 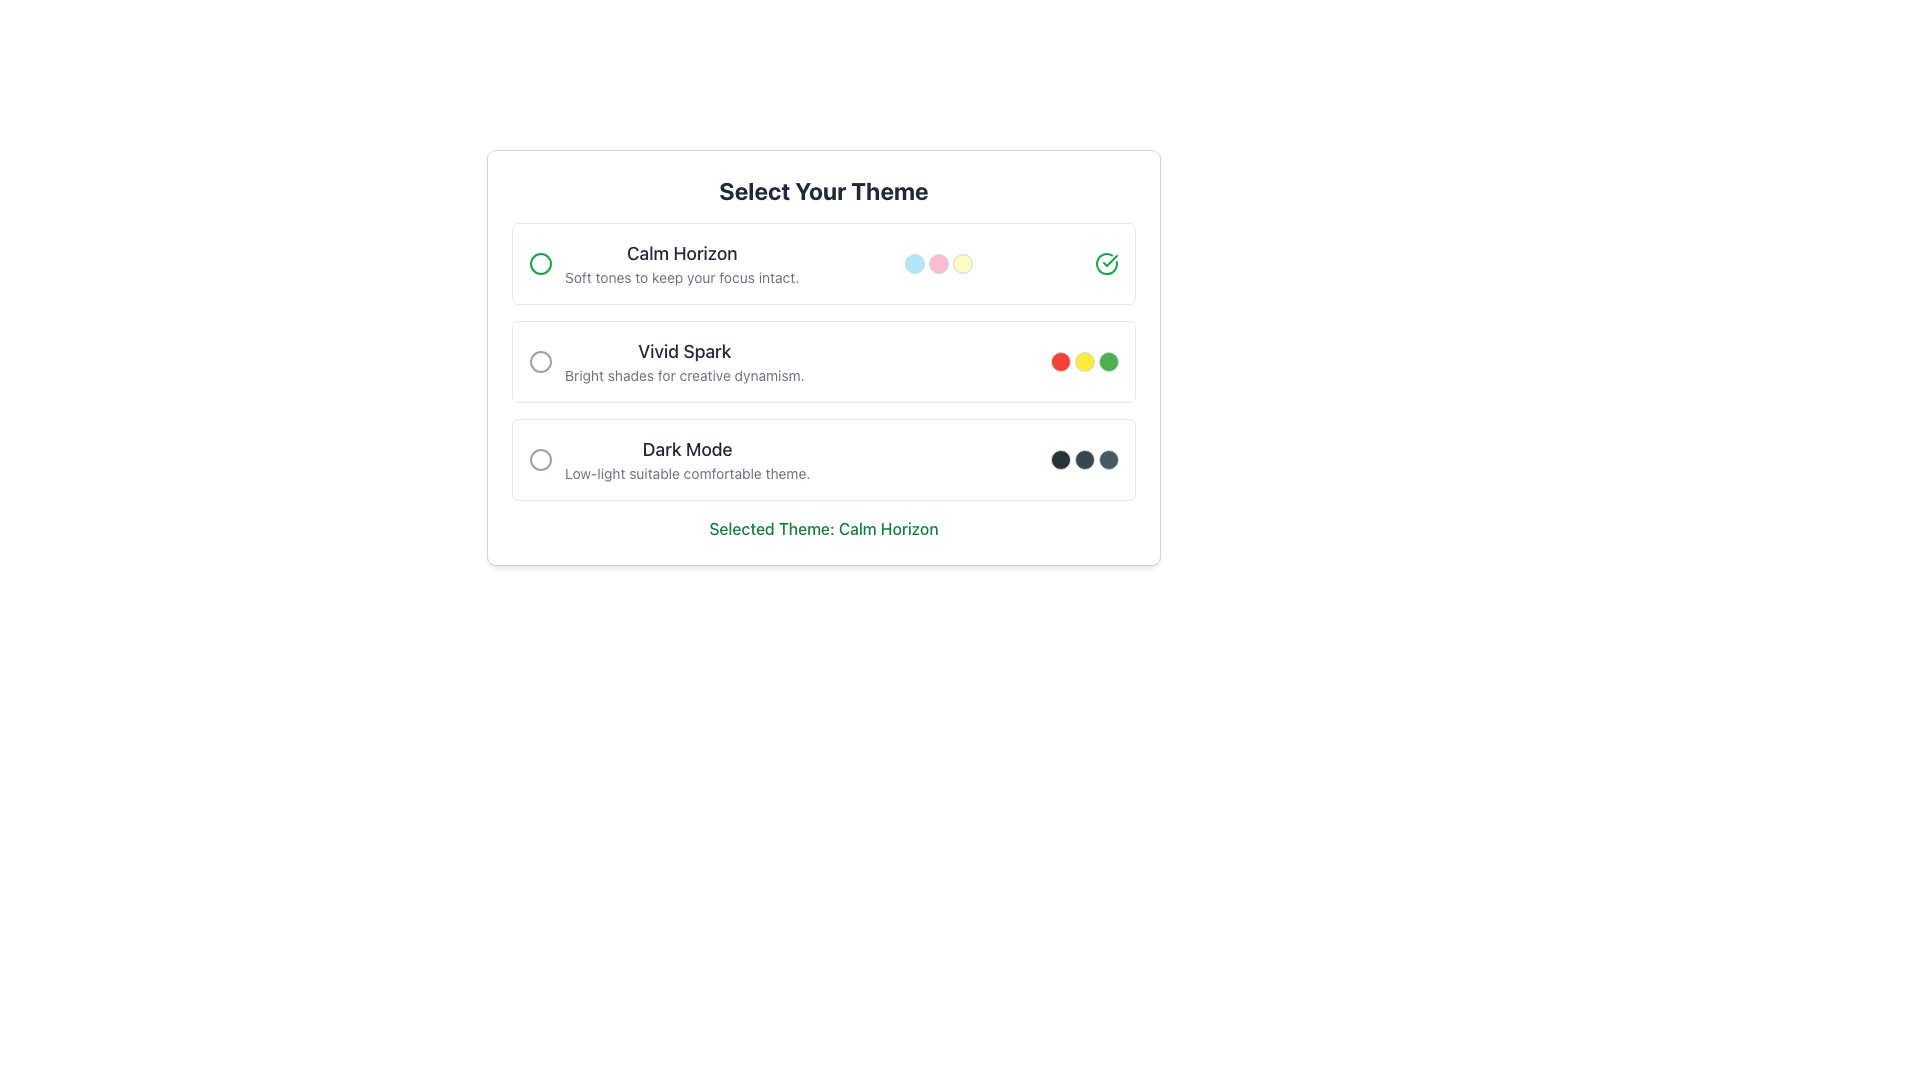 What do you see at coordinates (824, 262) in the screenshot?
I see `the 'Calm Horizon' theme card, which is the first entry in a vertical list of theme options` at bounding box center [824, 262].